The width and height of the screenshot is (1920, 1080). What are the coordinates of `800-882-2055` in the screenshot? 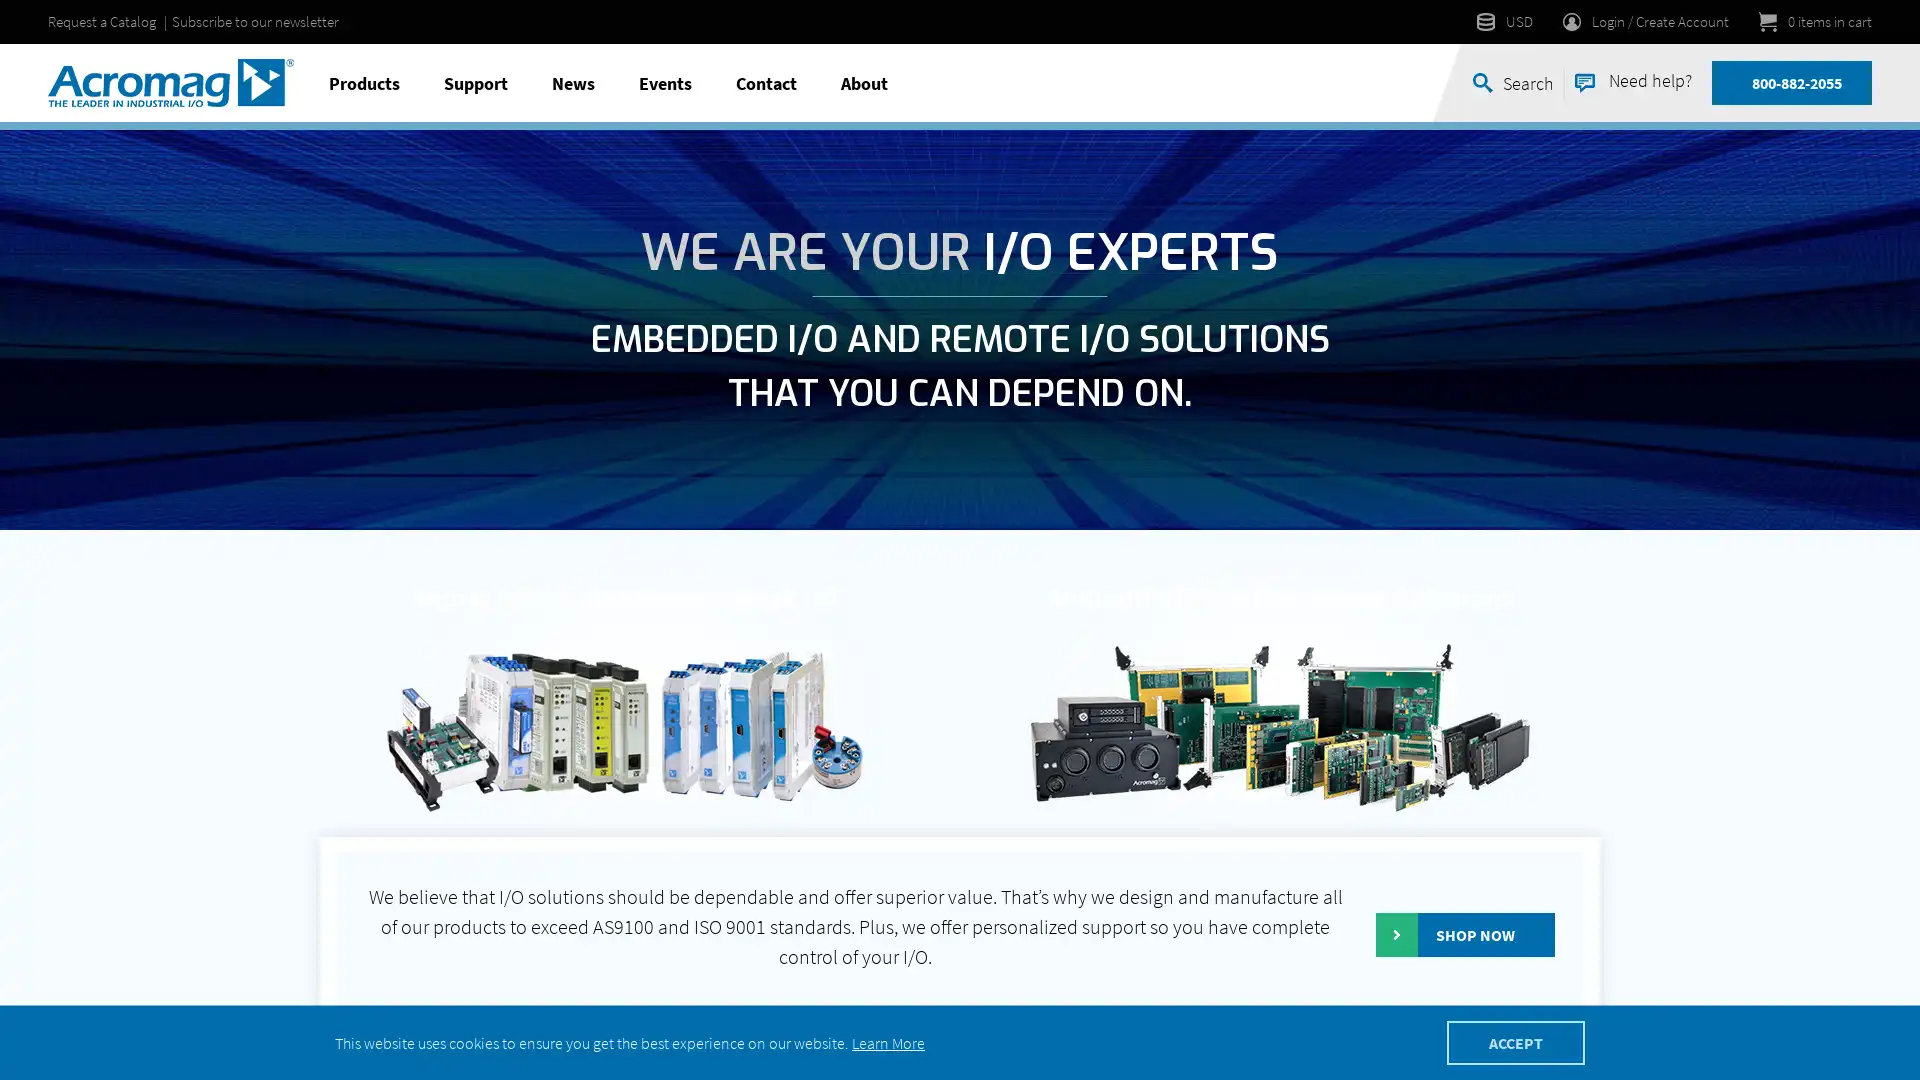 It's located at (1796, 82).